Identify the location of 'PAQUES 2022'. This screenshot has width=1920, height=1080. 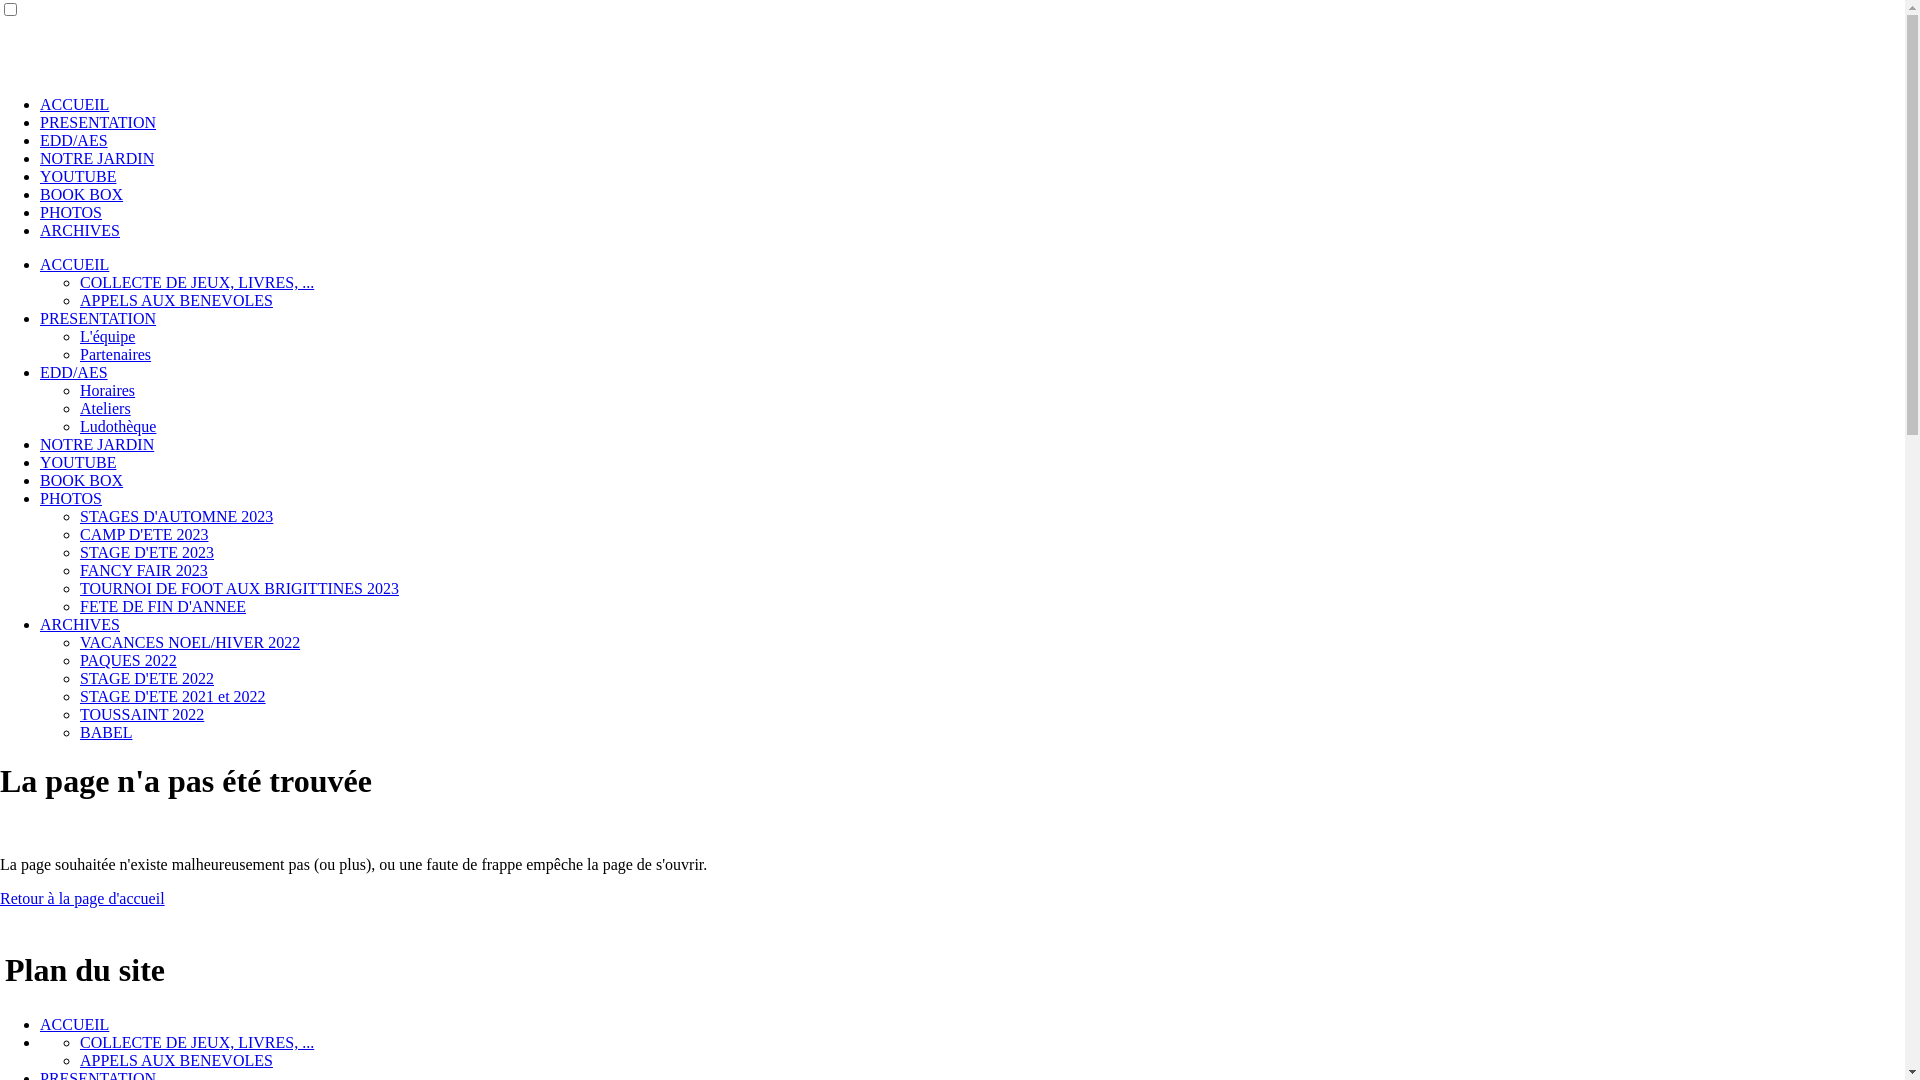
(80, 660).